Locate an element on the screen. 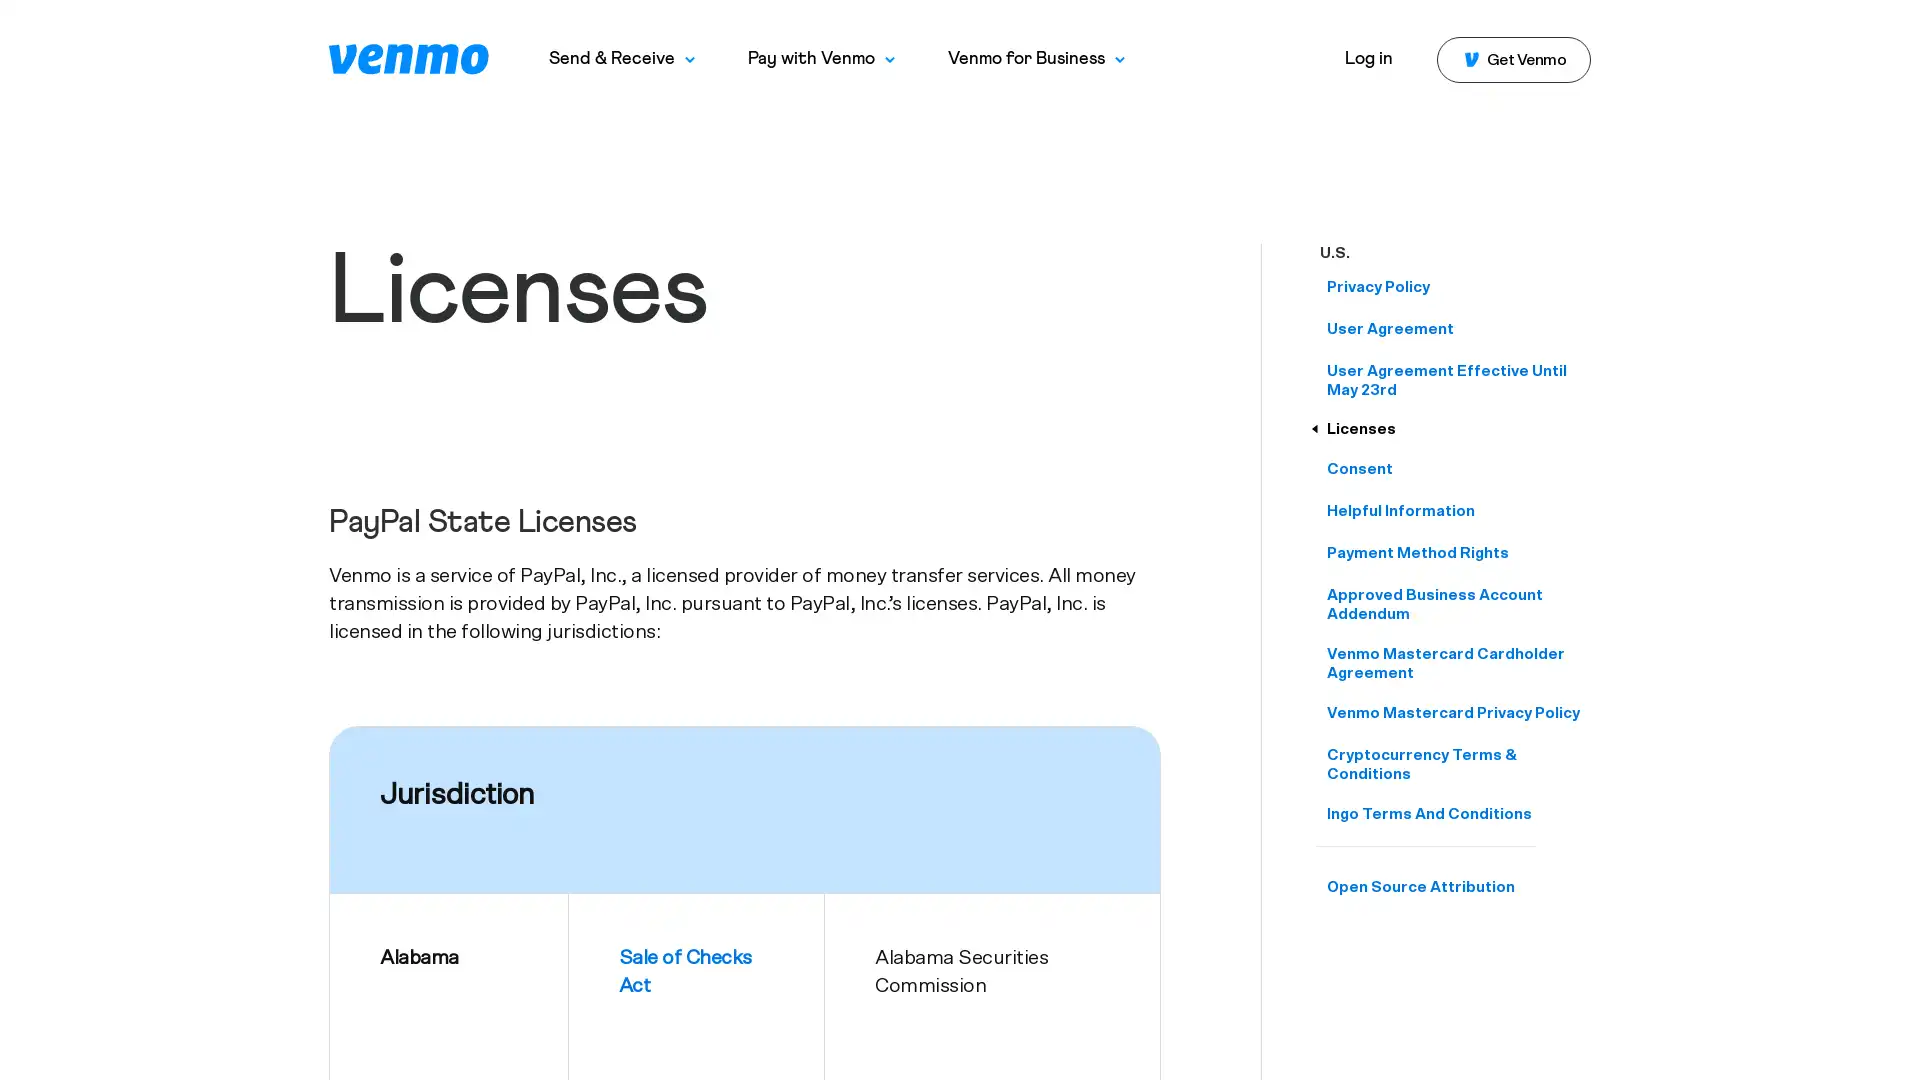 Image resolution: width=1920 pixels, height=1080 pixels. Terms tab name - Venmo Mastercard Cardholder Agreement is located at coordinates (1458, 663).